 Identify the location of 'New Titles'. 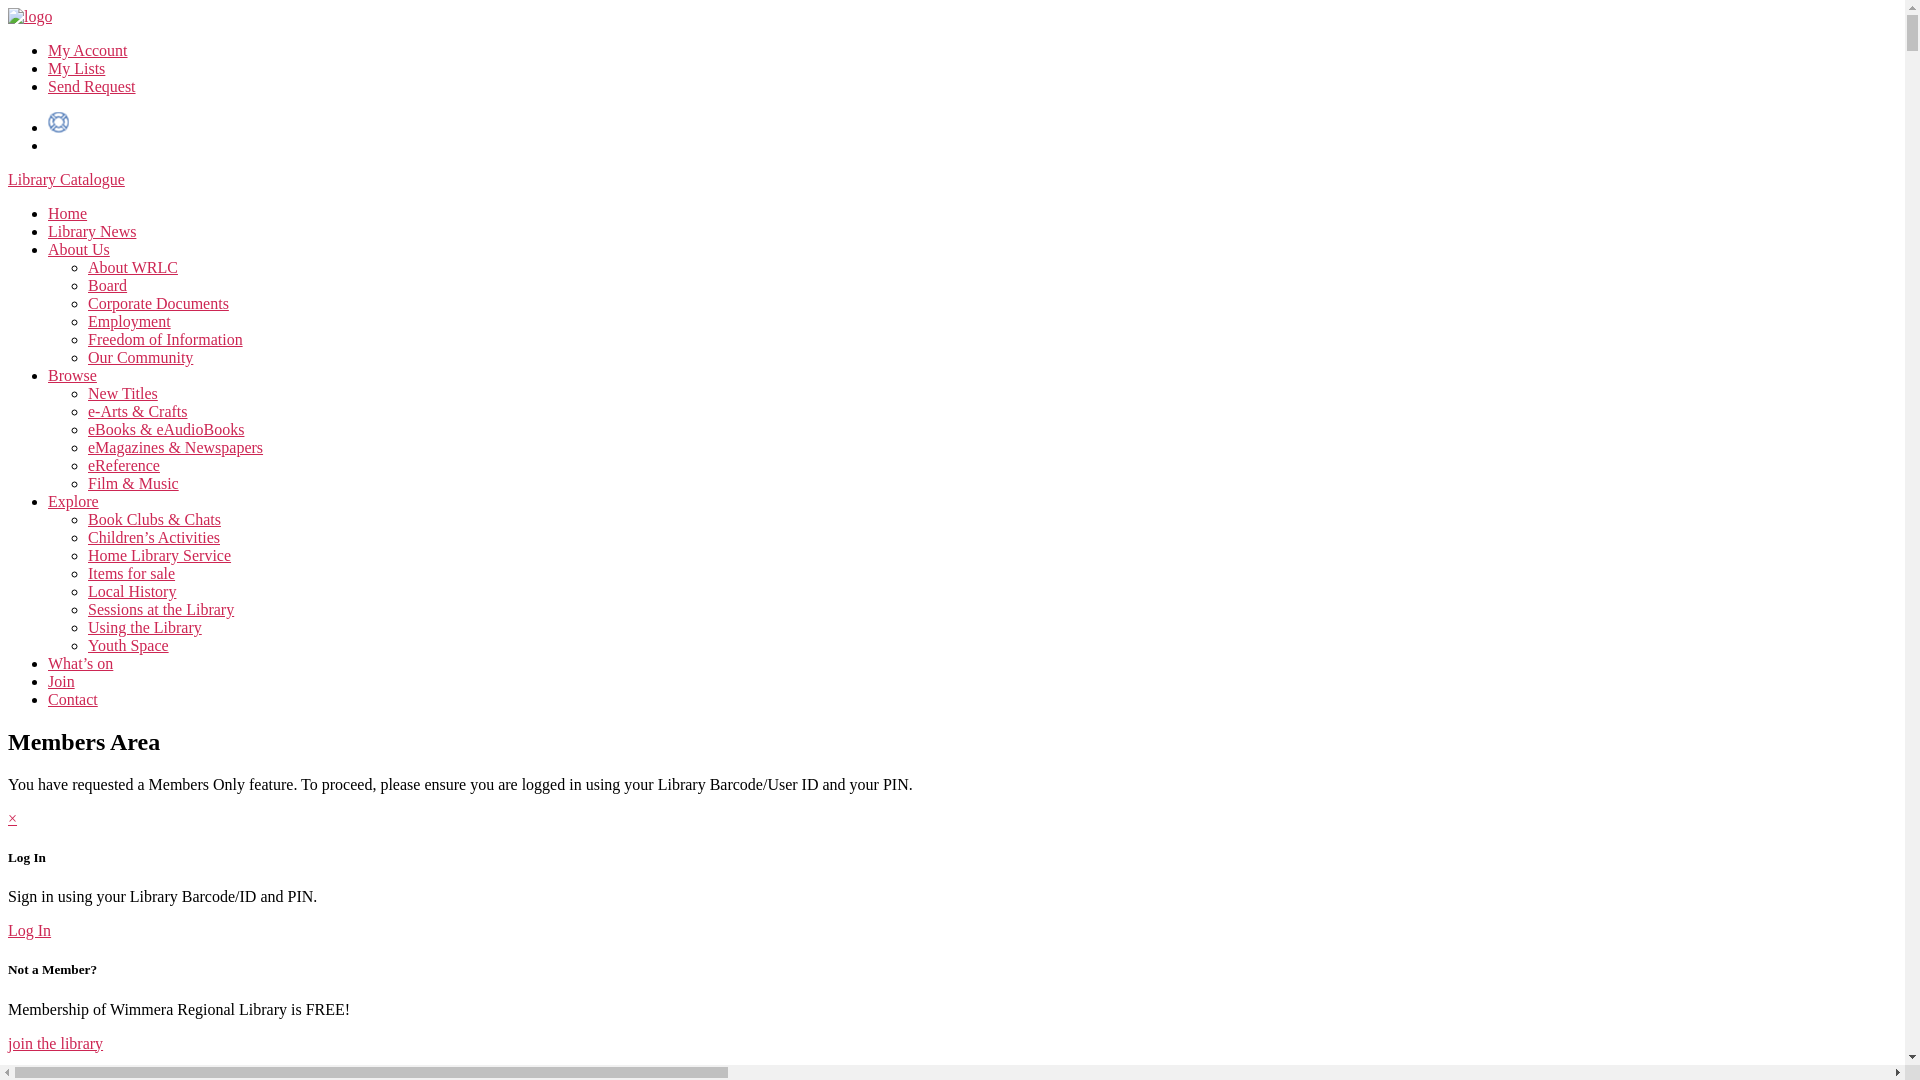
(86, 393).